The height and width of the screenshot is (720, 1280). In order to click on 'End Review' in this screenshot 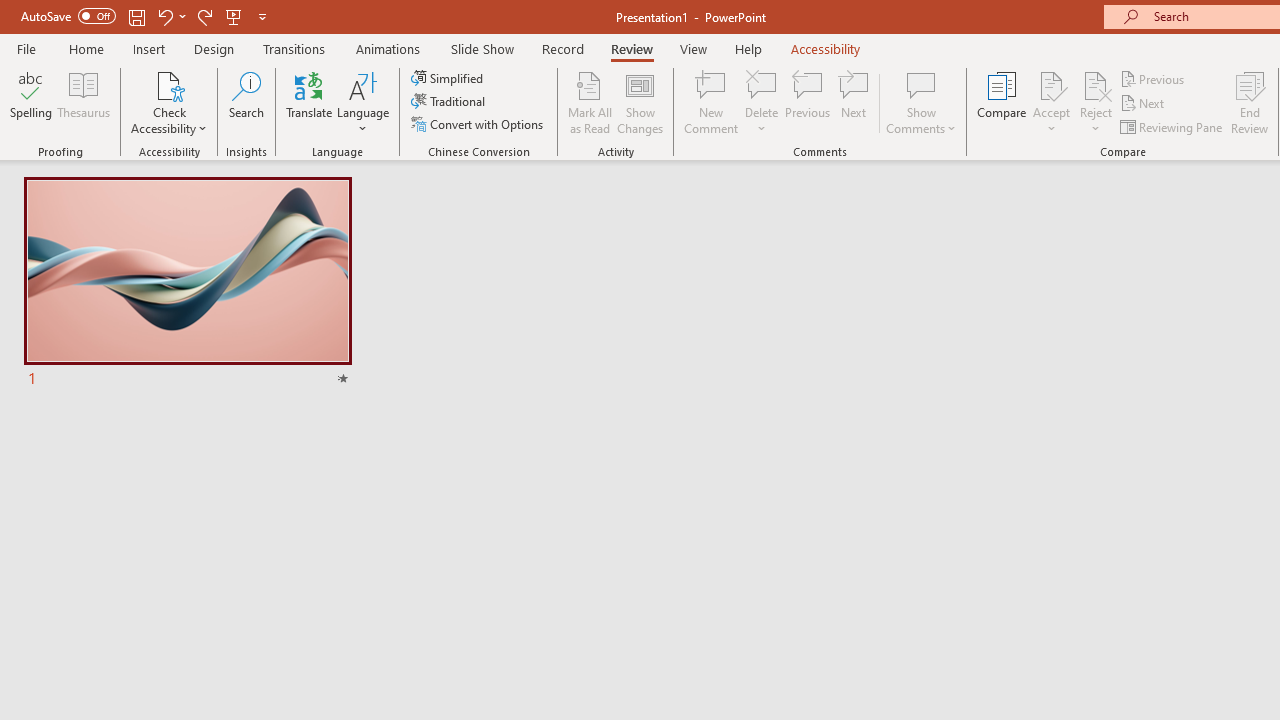, I will do `click(1248, 103)`.